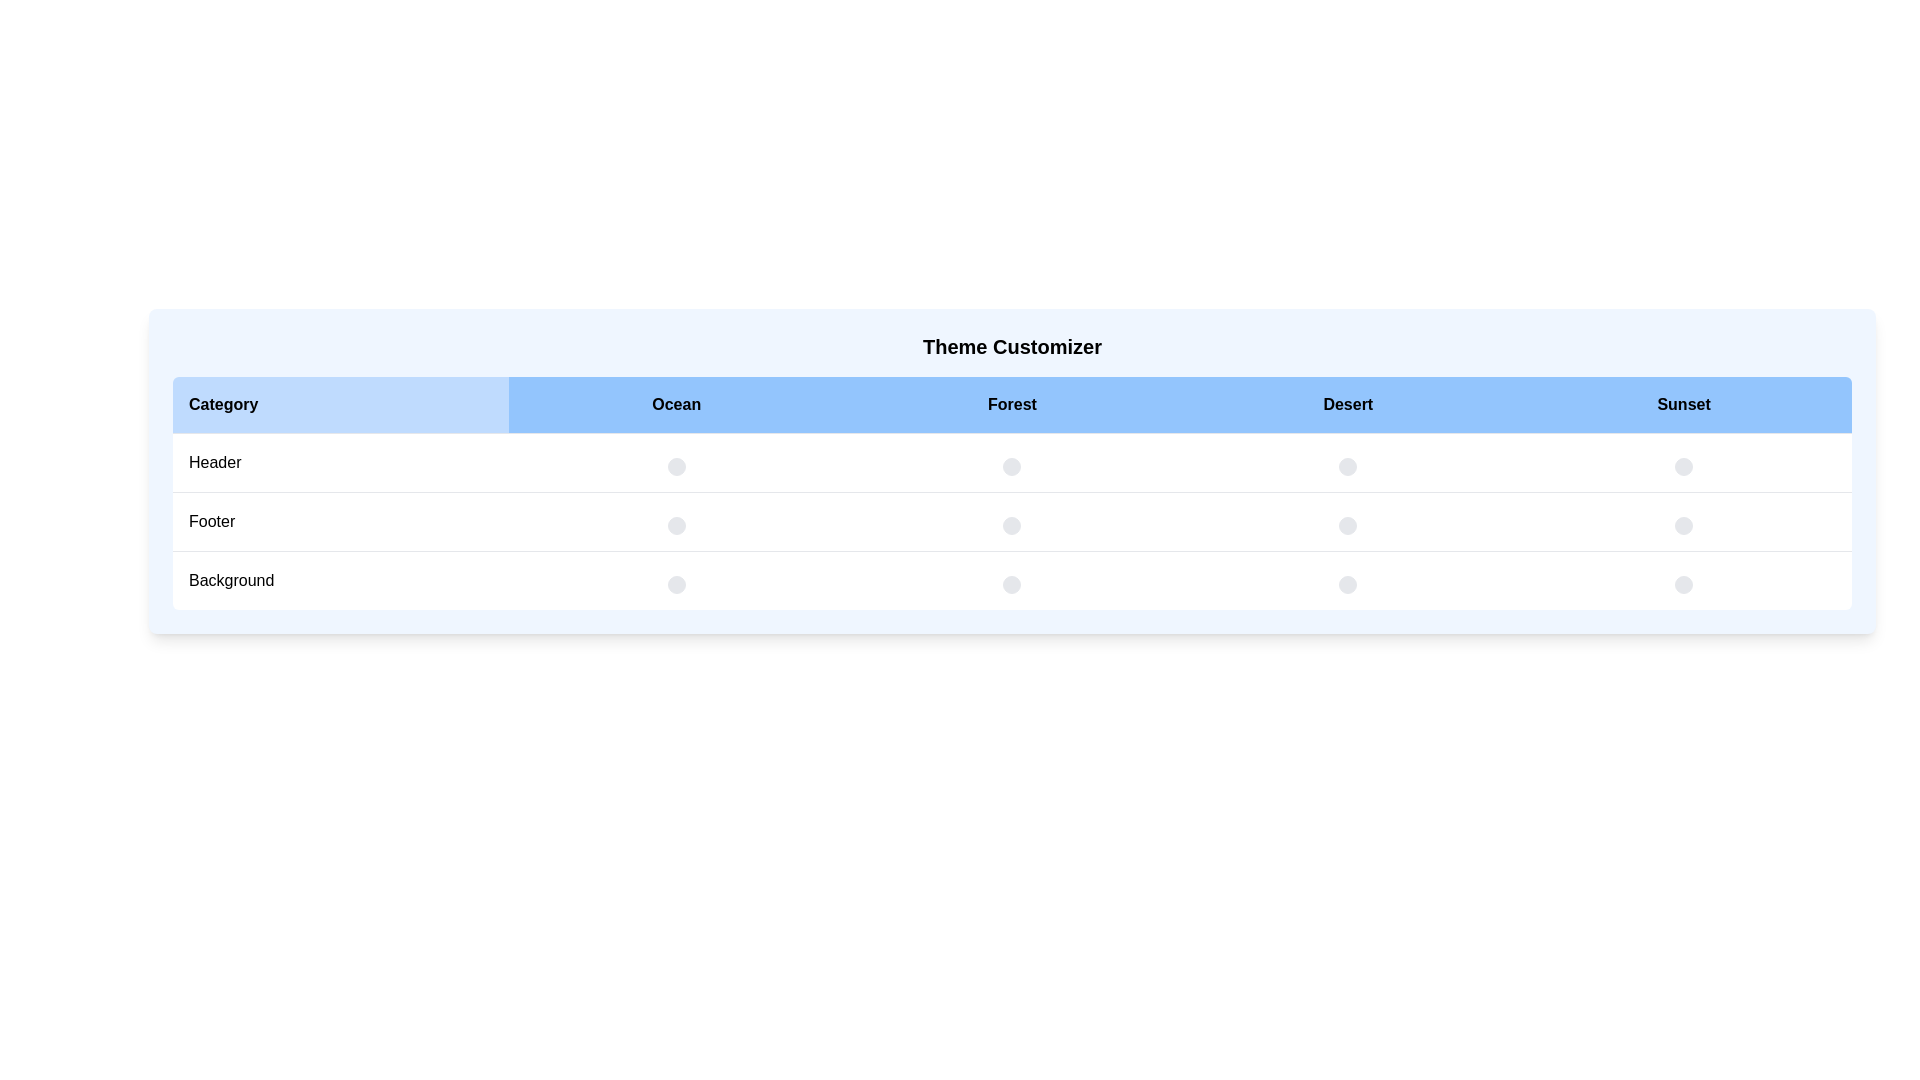 The width and height of the screenshot is (1920, 1080). I want to click on the radio button located in the 'Background' row and 'Desert' column under the 'Theme Customizer' section, so click(1012, 585).